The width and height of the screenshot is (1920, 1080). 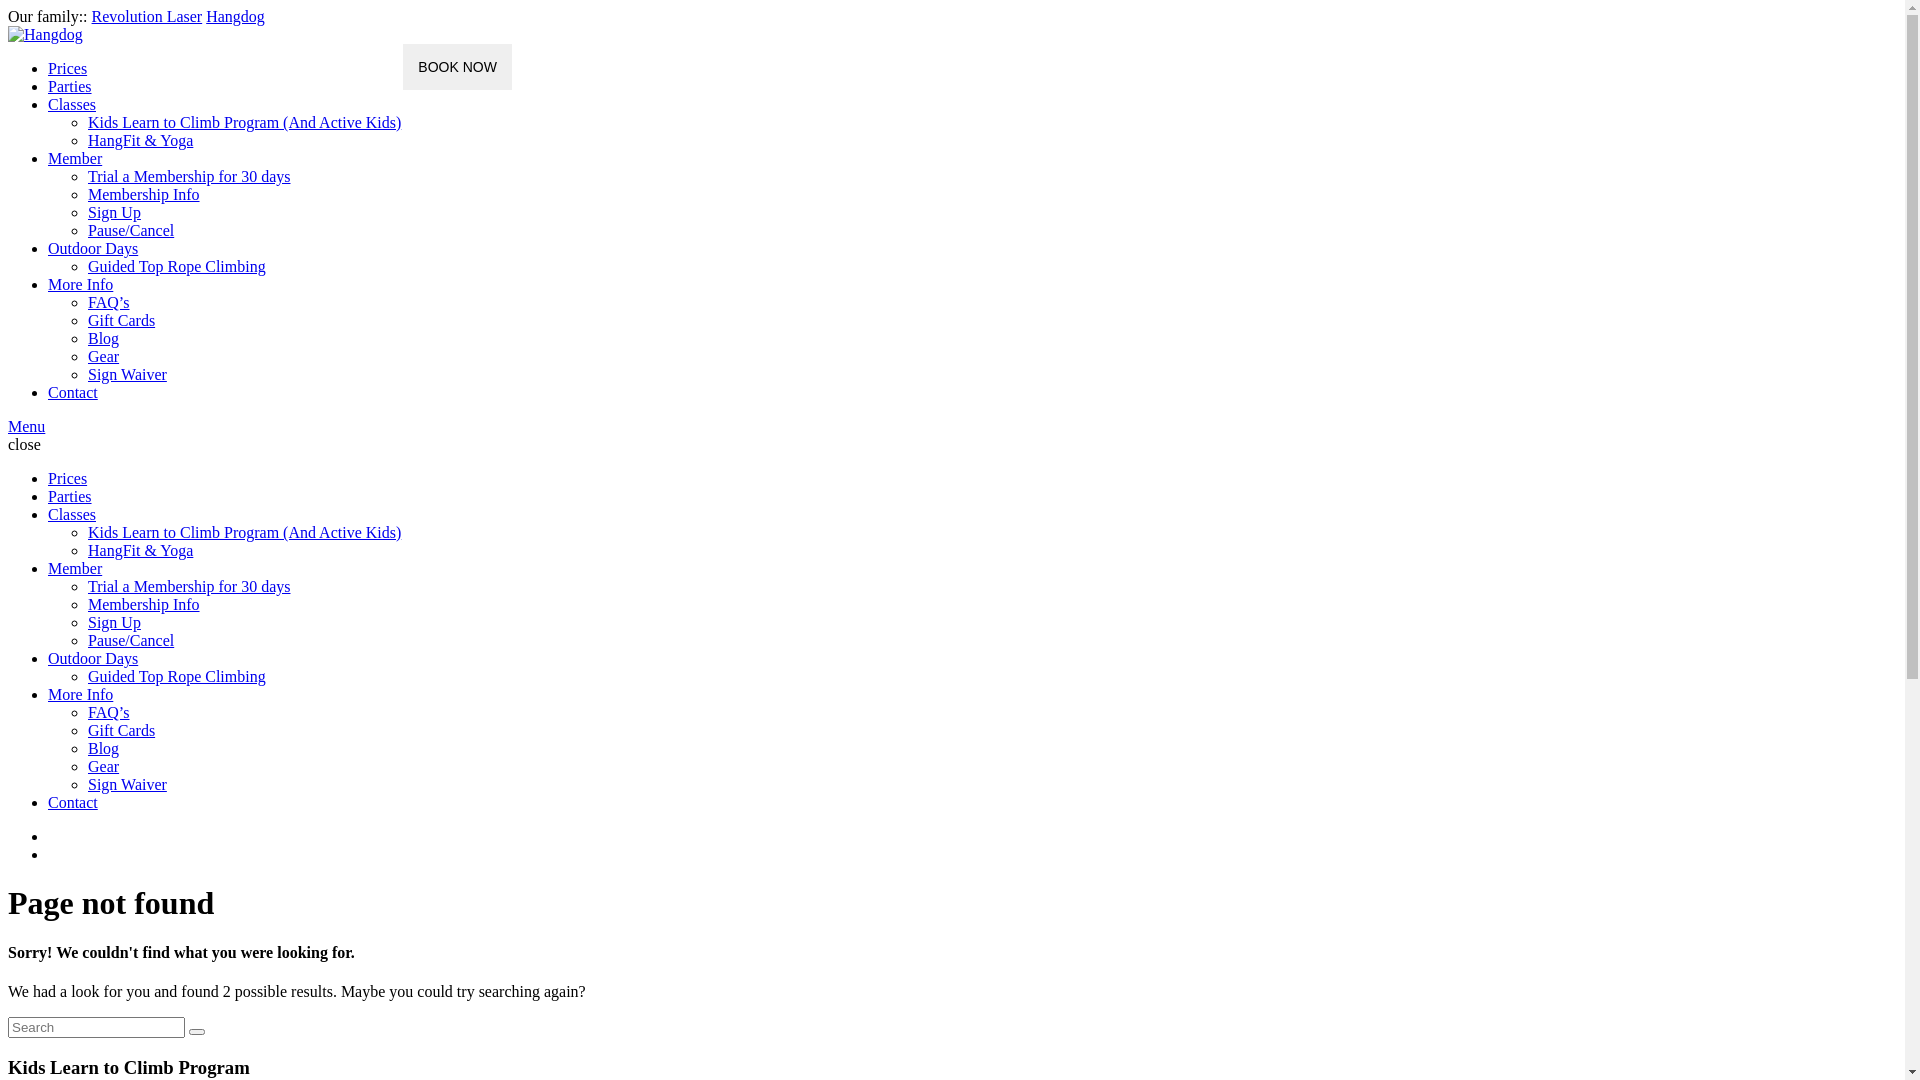 I want to click on 'BOOK NOW', so click(x=455, y=65).